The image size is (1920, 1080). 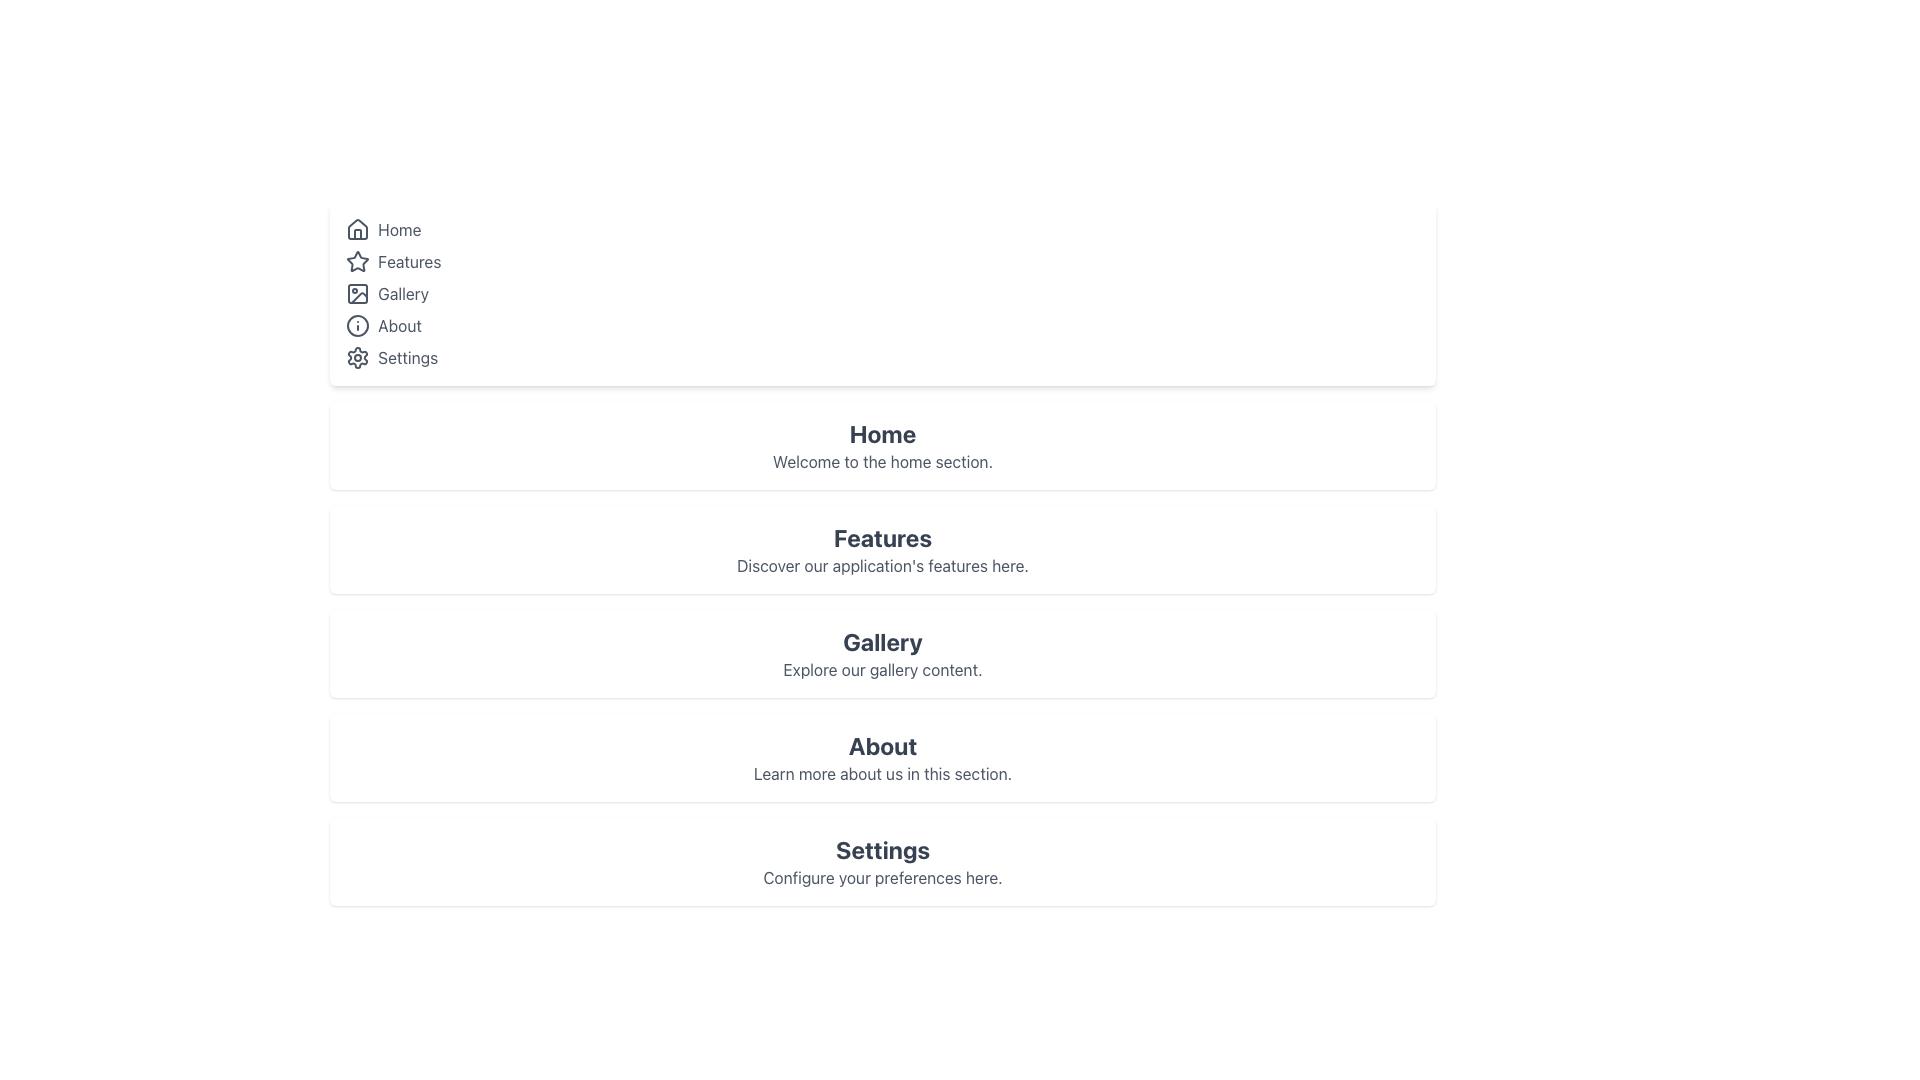 What do you see at coordinates (358, 357) in the screenshot?
I see `the cogwheel icon in the settings section of the navigational menu, which is characterized by its gear-like shape and is adjacent to other section icons` at bounding box center [358, 357].